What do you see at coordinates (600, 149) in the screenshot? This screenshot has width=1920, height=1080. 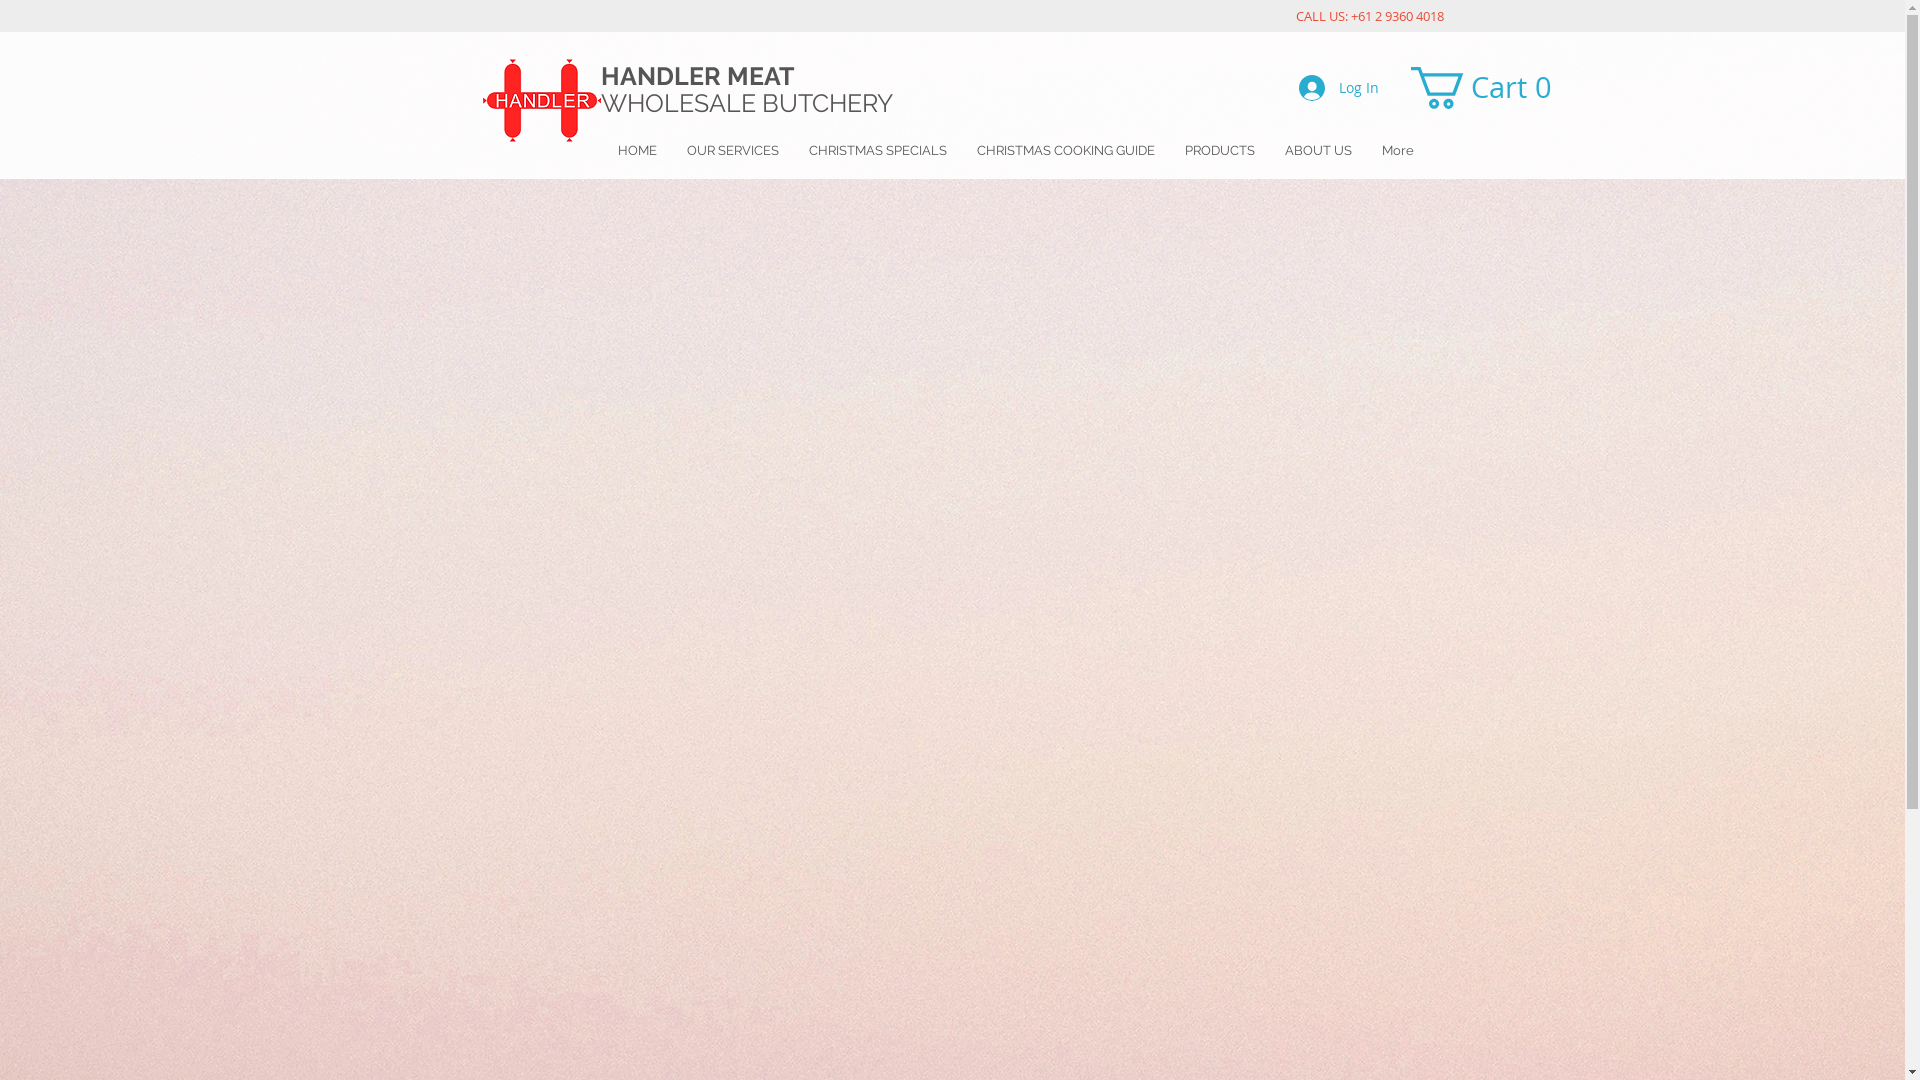 I see `'HOME'` at bounding box center [600, 149].